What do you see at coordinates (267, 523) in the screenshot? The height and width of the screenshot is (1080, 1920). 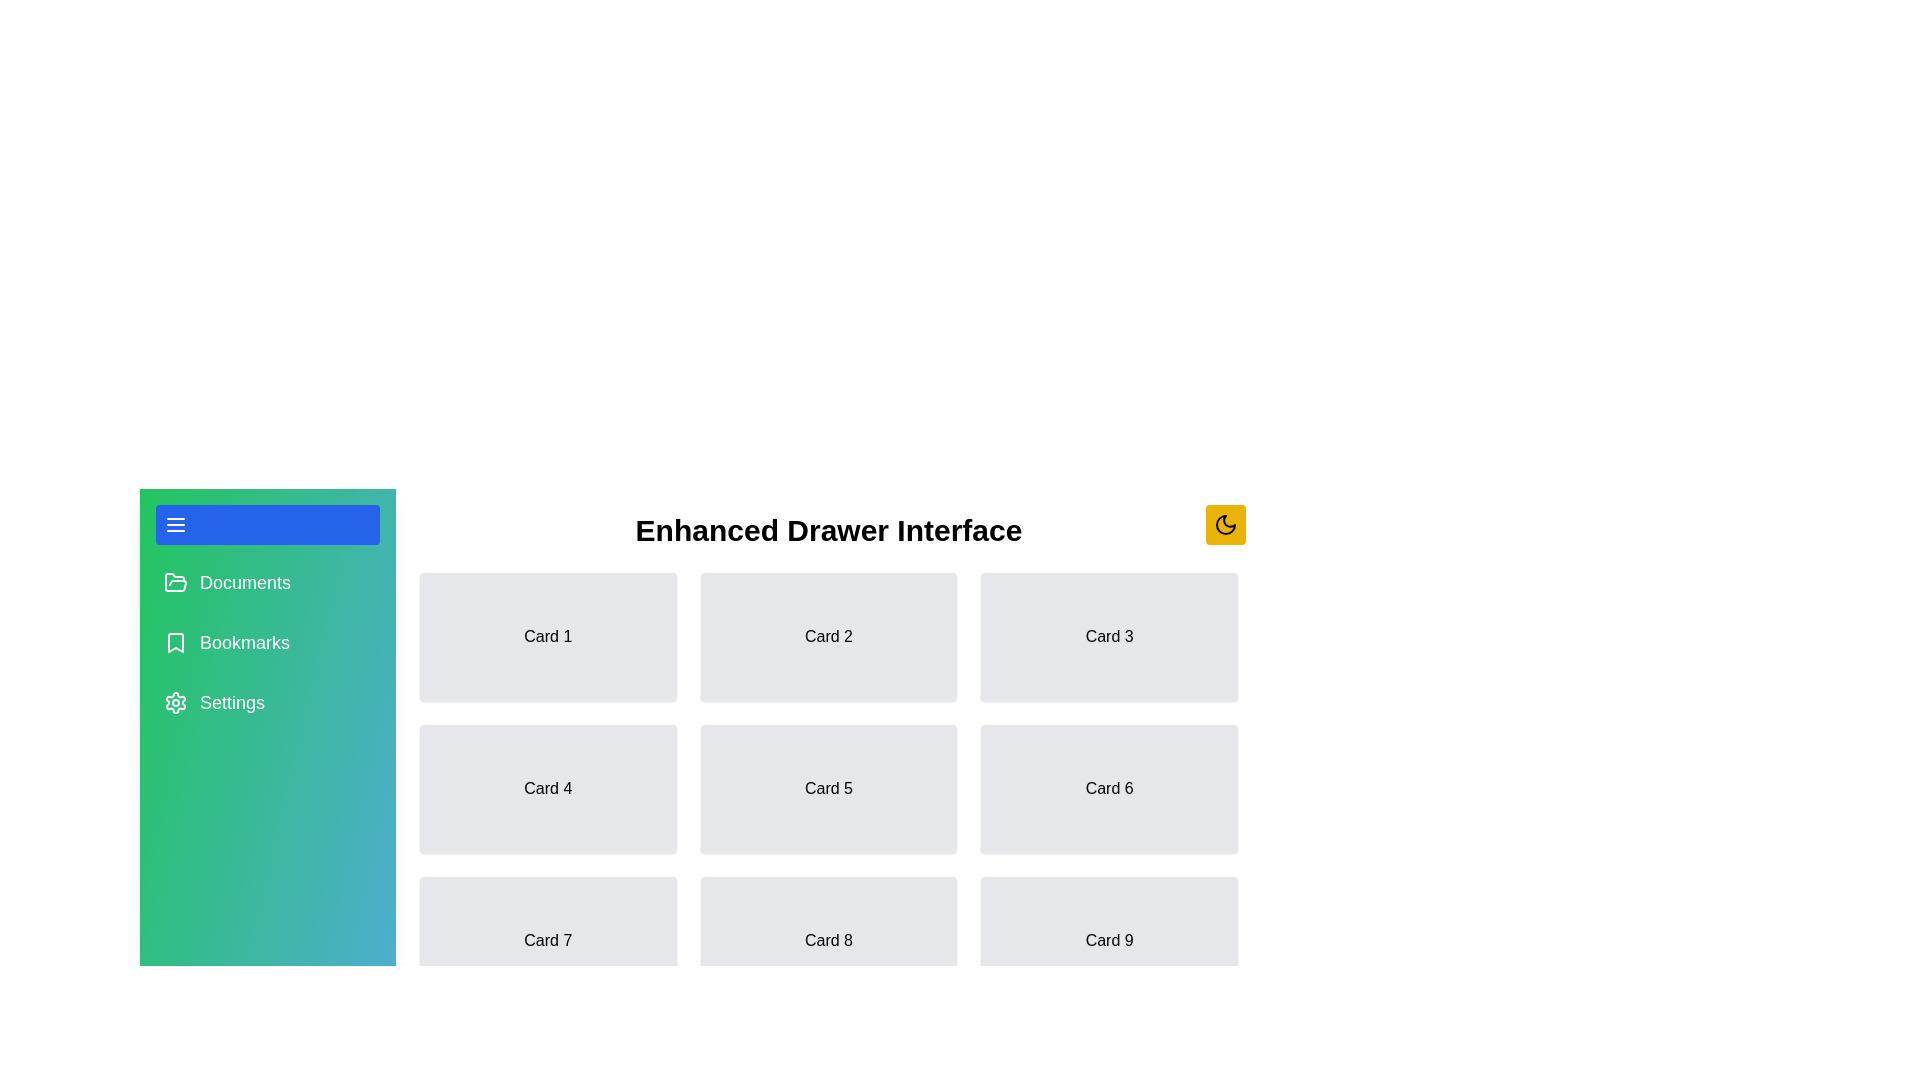 I see `menu button to toggle the drawer state` at bounding box center [267, 523].